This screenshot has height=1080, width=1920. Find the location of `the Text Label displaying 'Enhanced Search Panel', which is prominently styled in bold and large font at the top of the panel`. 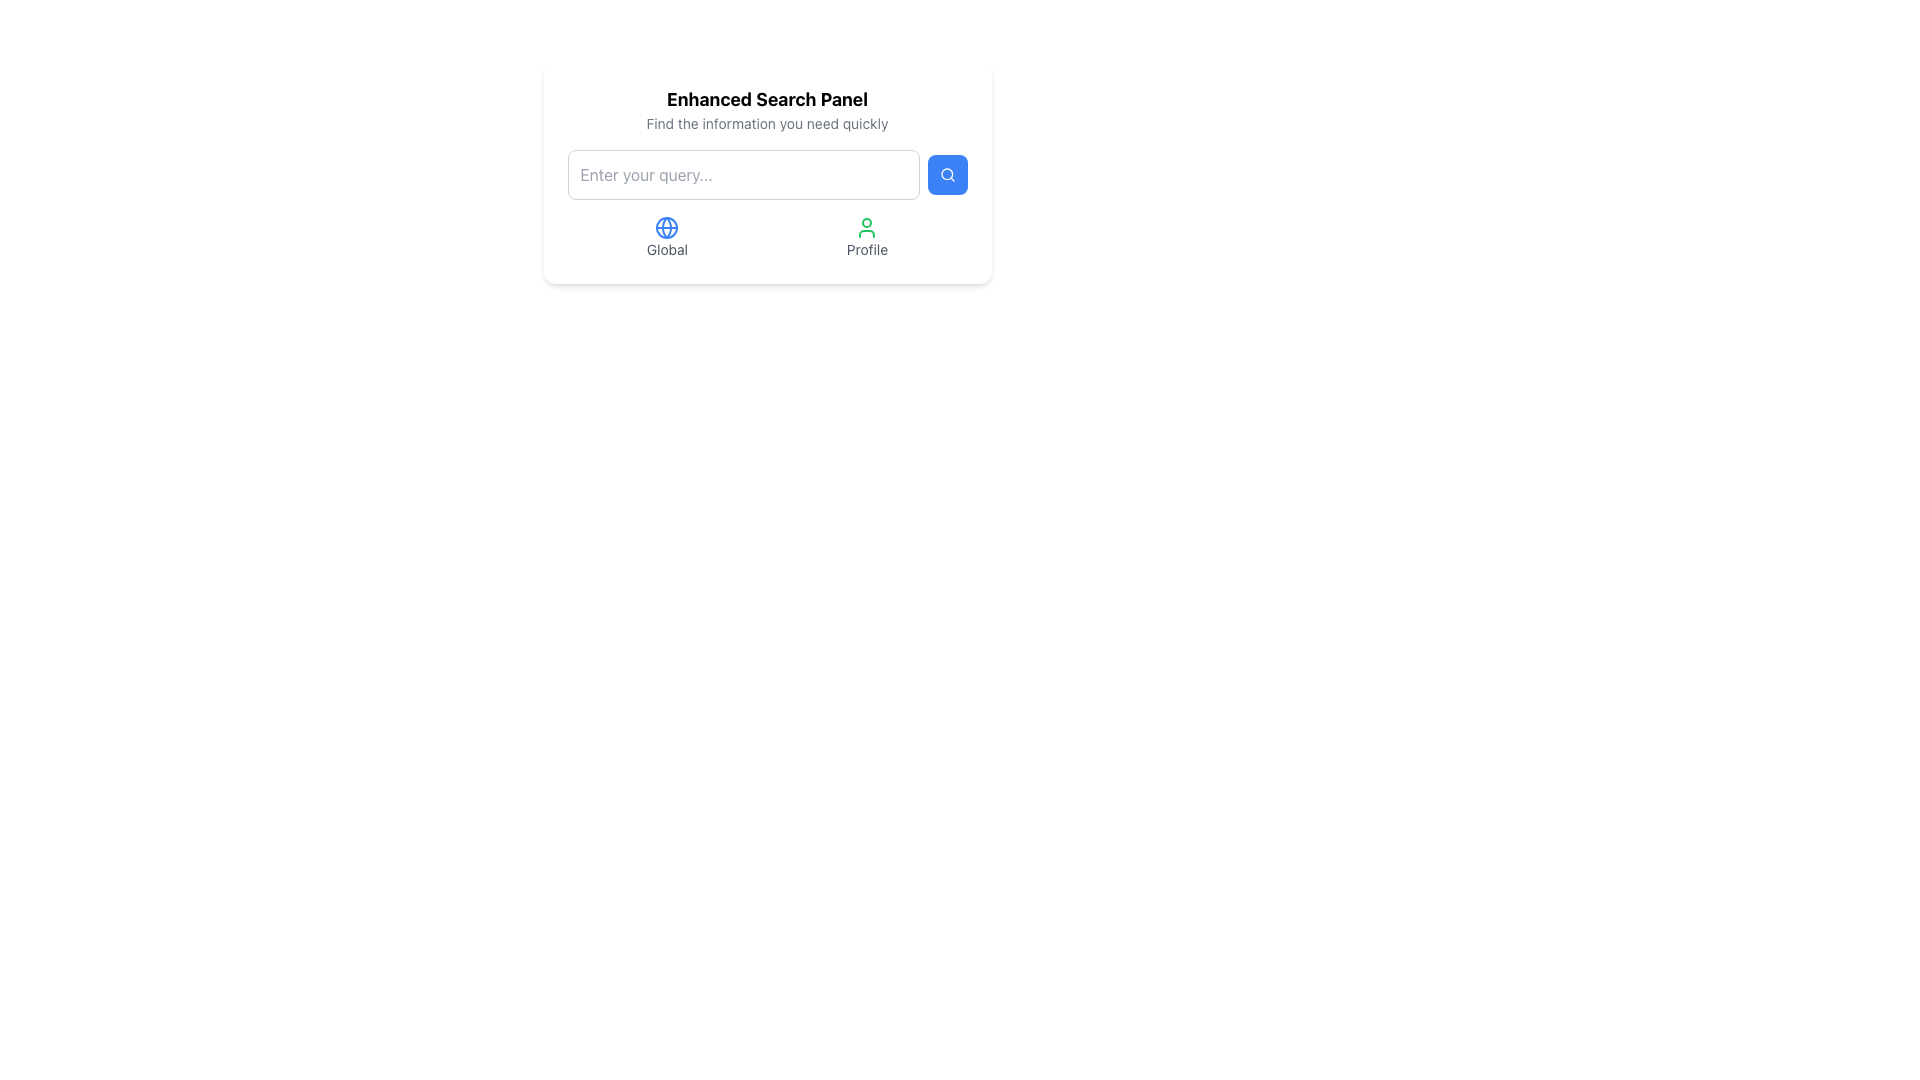

the Text Label displaying 'Enhanced Search Panel', which is prominently styled in bold and large font at the top of the panel is located at coordinates (766, 100).